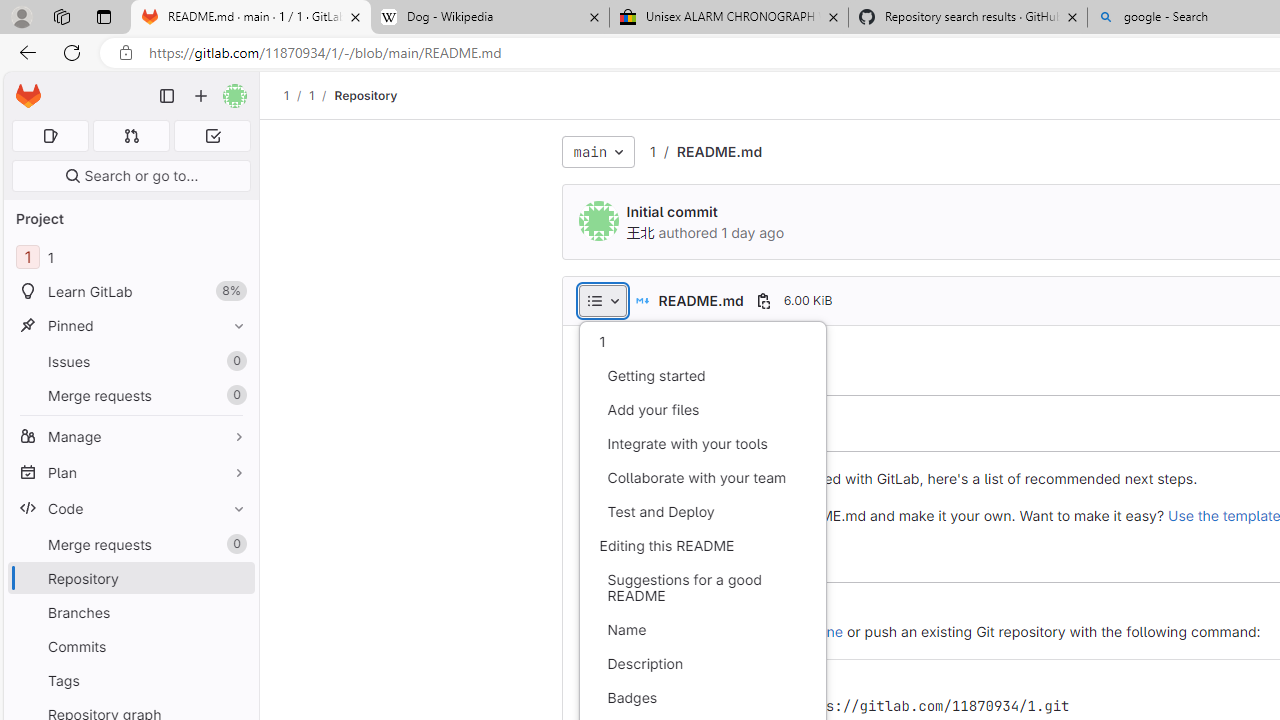 The image size is (1280, 720). What do you see at coordinates (130, 472) in the screenshot?
I see `'Plan'` at bounding box center [130, 472].